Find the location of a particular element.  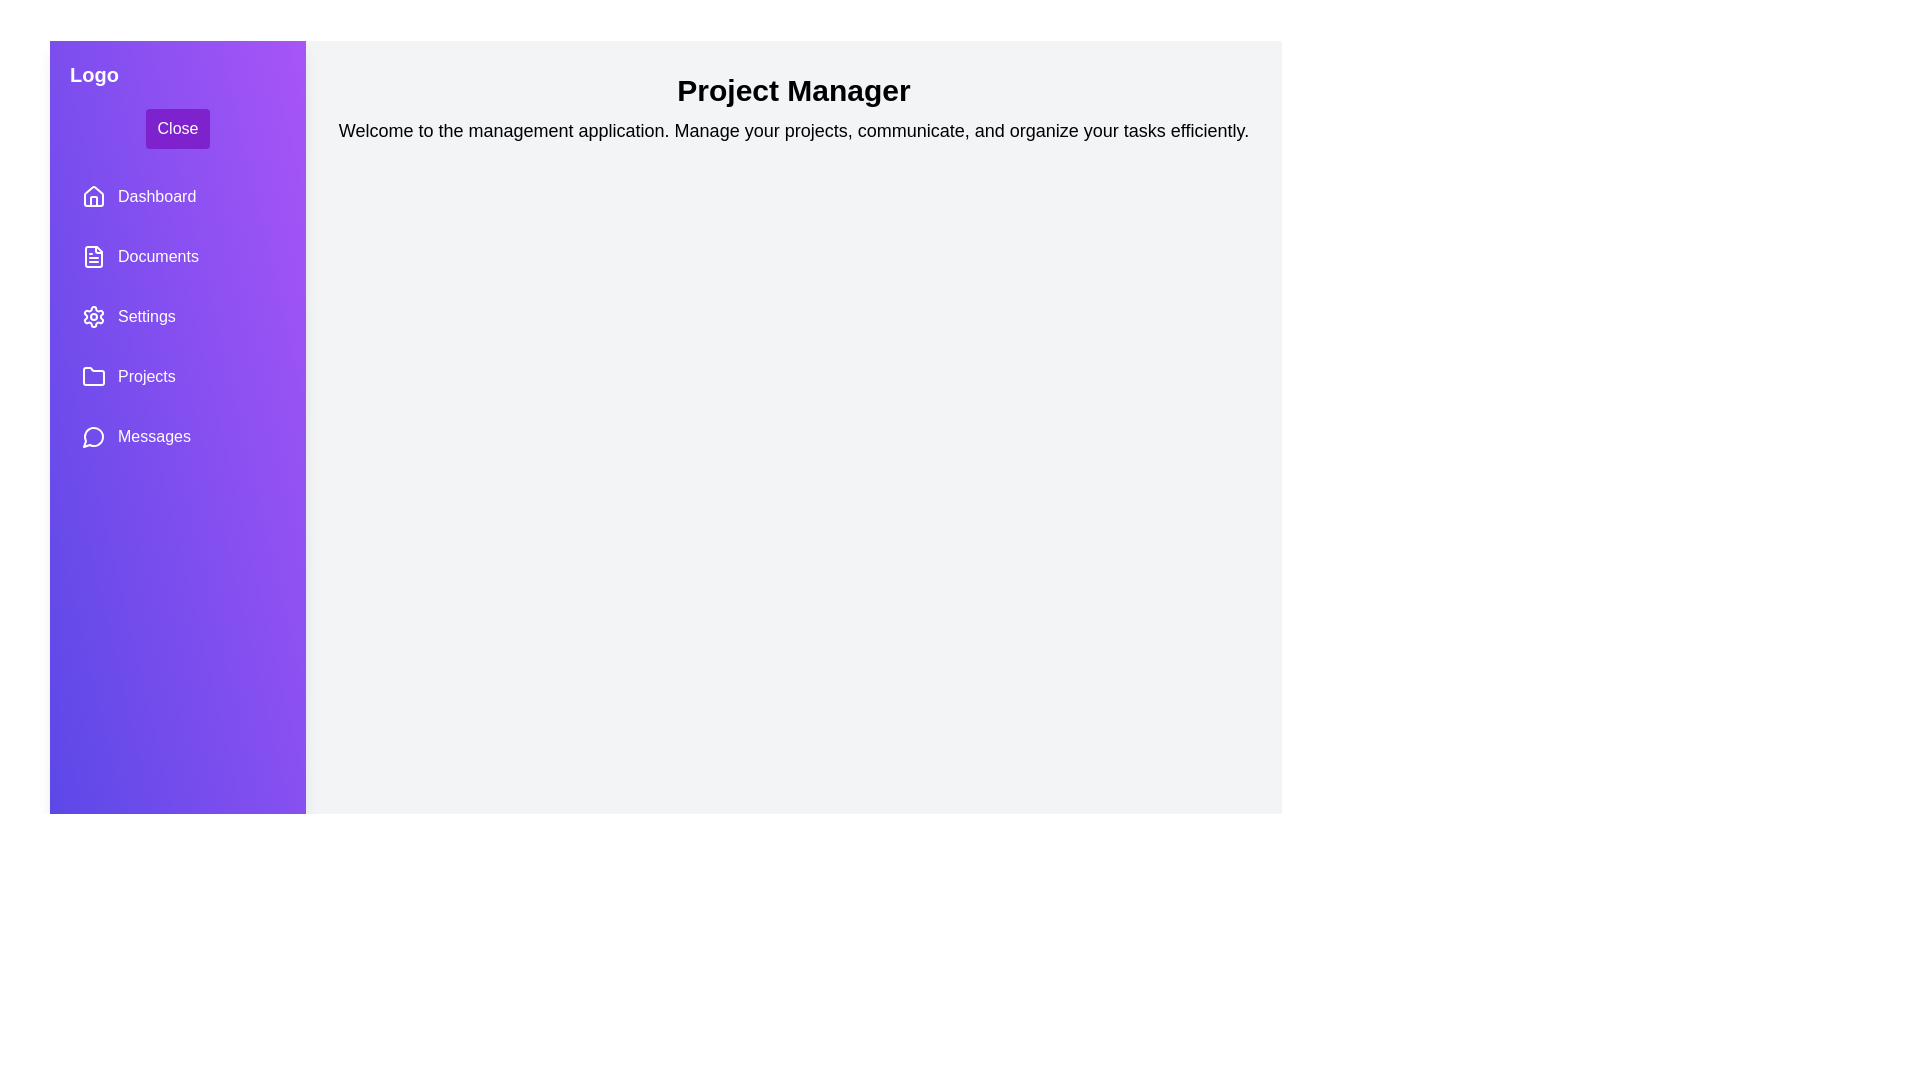

the sidebar item labeled 'Documents' to observe the hover effect is located at coordinates (177, 256).